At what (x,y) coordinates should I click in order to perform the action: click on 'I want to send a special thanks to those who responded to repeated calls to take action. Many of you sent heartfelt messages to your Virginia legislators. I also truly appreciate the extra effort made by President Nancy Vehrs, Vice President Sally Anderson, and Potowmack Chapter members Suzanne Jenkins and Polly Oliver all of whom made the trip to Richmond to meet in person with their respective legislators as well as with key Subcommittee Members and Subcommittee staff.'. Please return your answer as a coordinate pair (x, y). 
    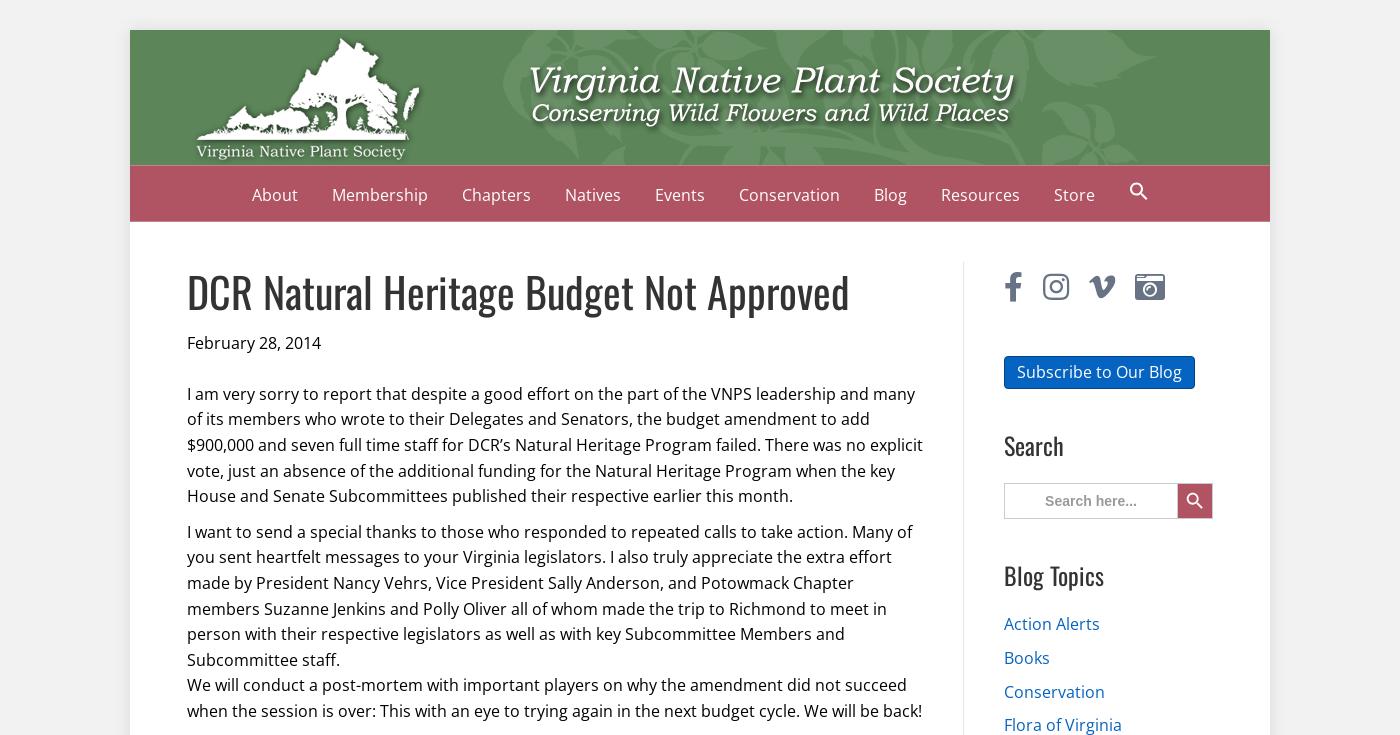
    Looking at the image, I should click on (187, 594).